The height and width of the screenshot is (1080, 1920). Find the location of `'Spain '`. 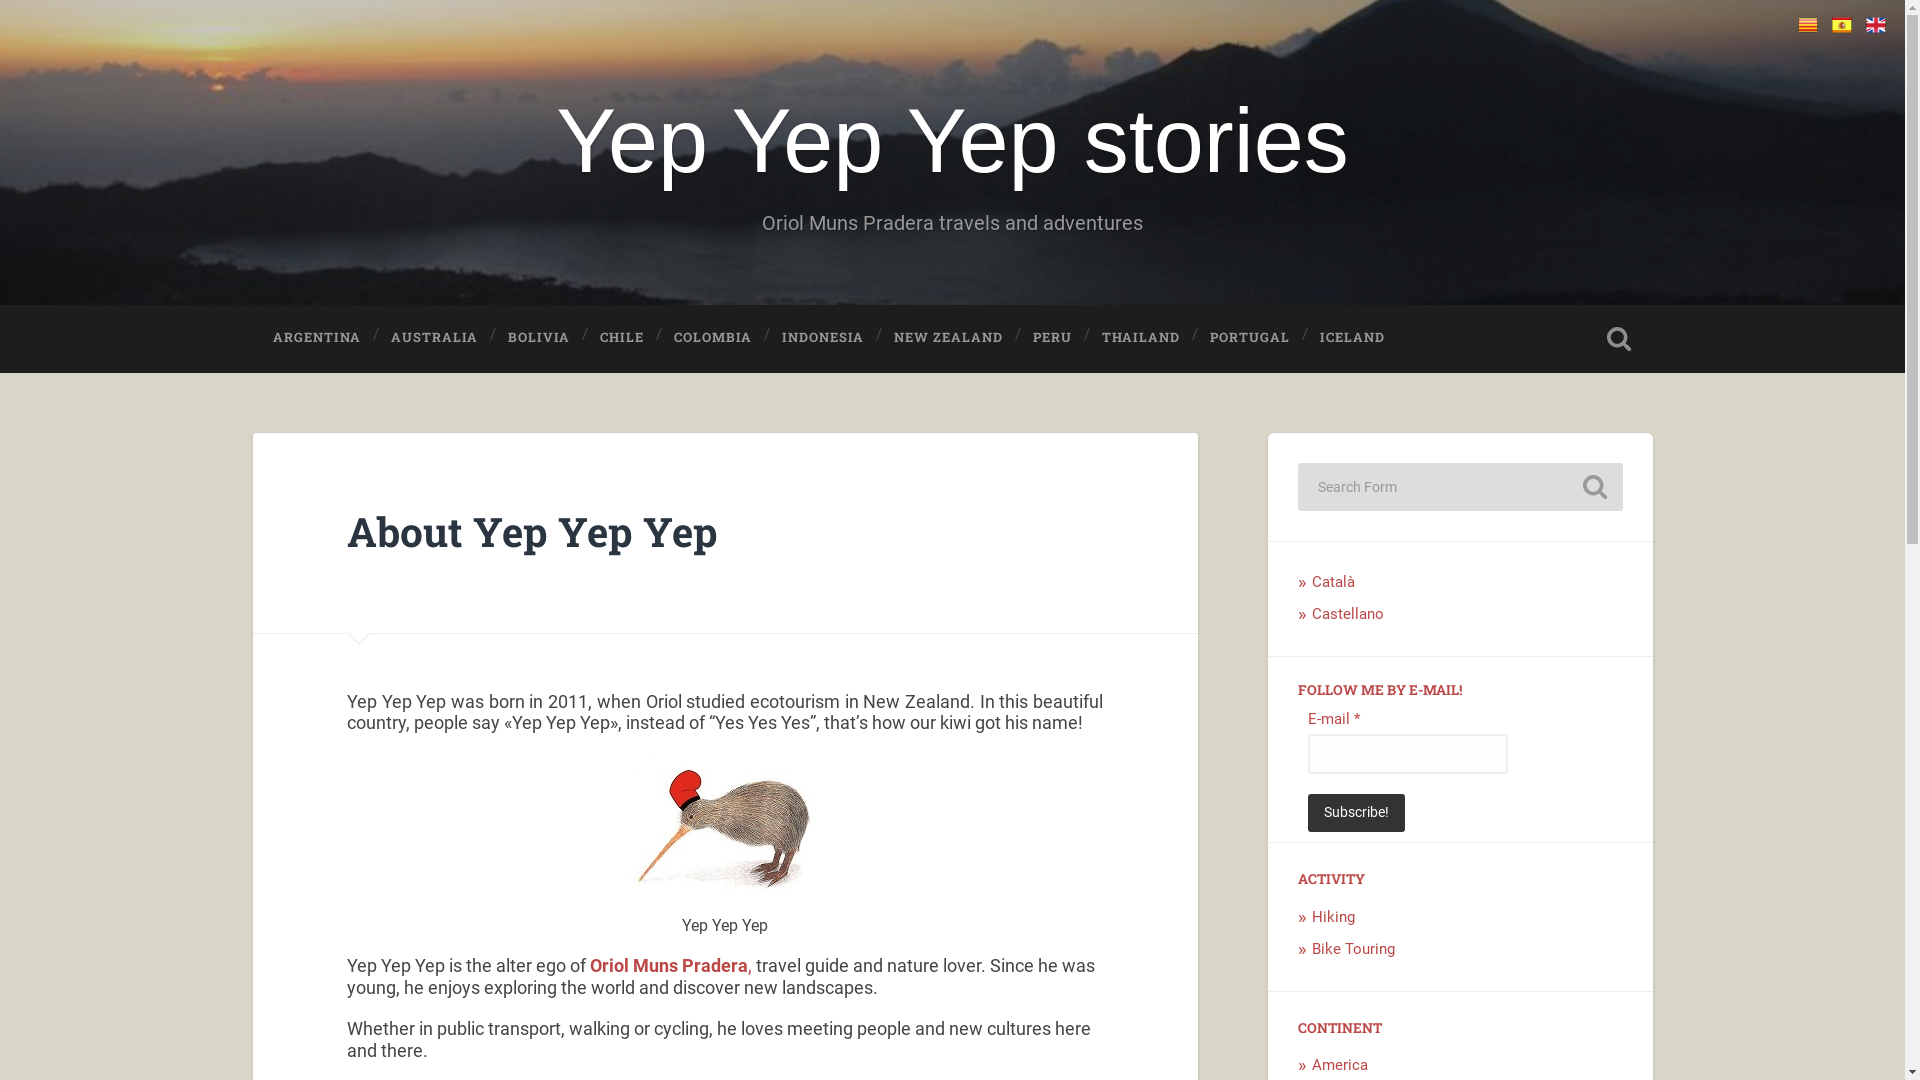

'Spain ' is located at coordinates (1841, 24).